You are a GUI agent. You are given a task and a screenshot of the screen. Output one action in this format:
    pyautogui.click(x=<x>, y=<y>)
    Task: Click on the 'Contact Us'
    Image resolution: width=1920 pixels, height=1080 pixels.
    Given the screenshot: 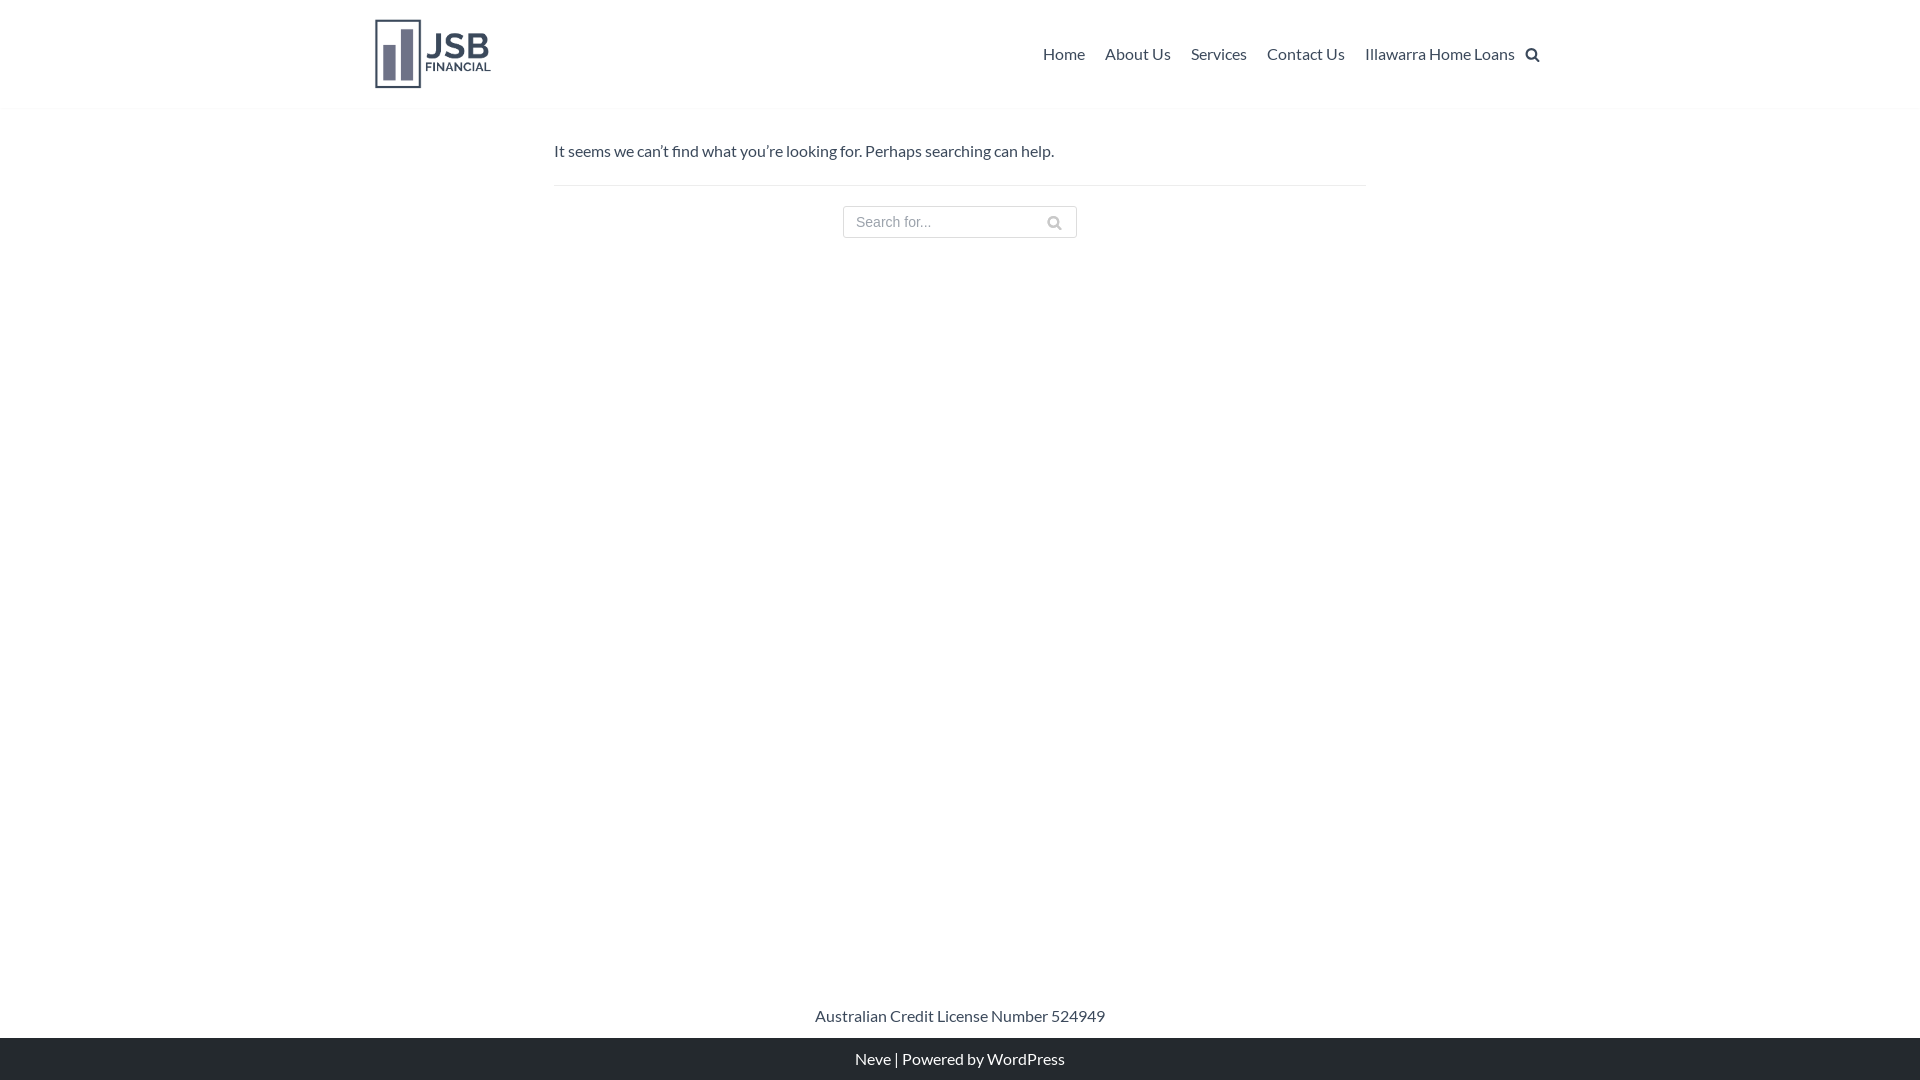 What is the action you would take?
    pyautogui.click(x=1266, y=53)
    